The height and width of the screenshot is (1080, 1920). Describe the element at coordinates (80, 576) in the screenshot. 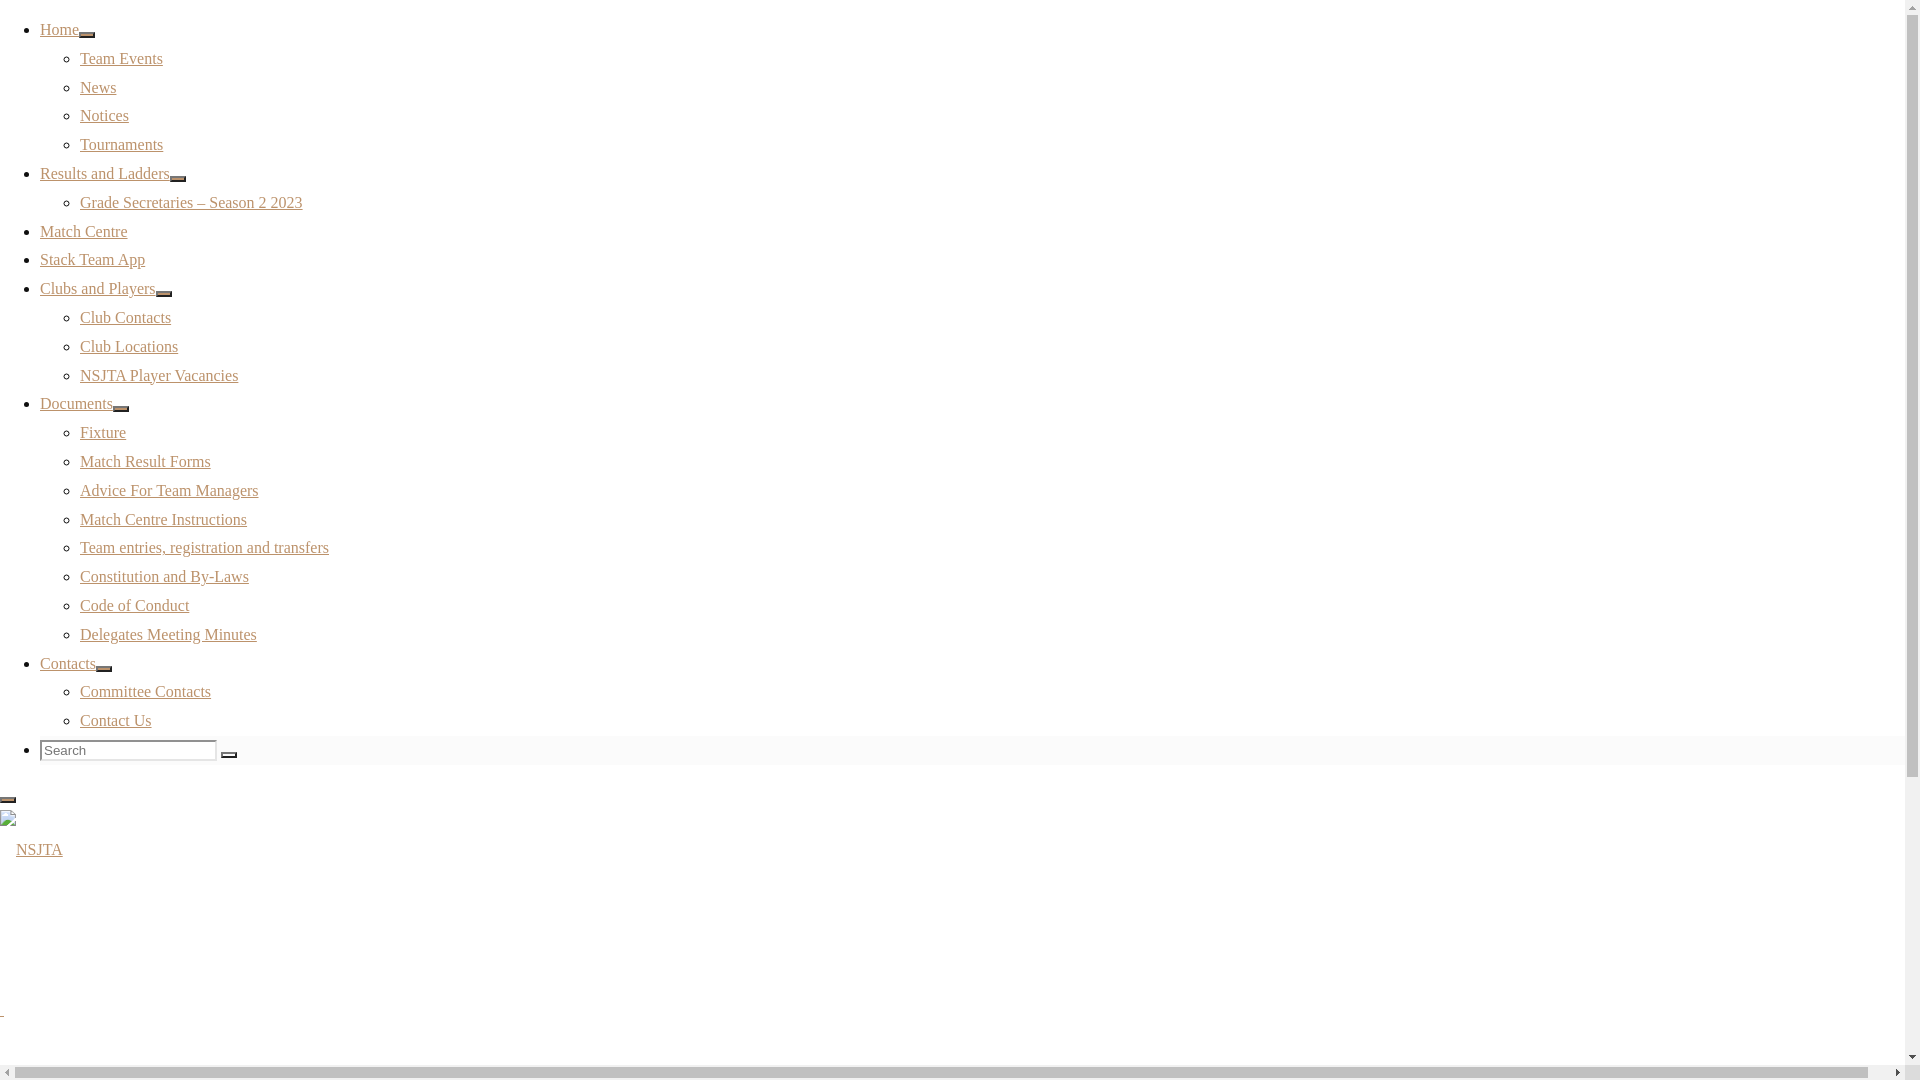

I see `'Constitution and By-Laws'` at that location.